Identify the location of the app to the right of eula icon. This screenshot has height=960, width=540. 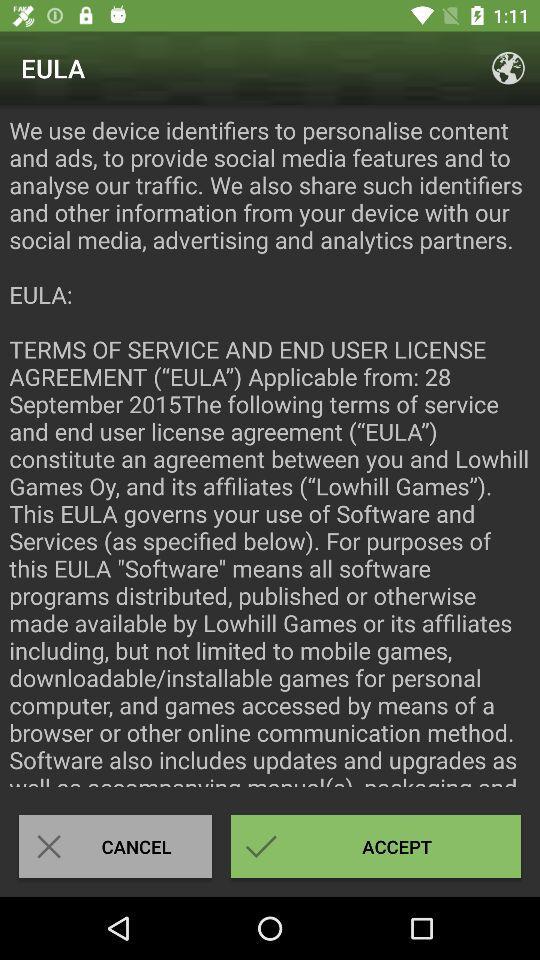
(508, 68).